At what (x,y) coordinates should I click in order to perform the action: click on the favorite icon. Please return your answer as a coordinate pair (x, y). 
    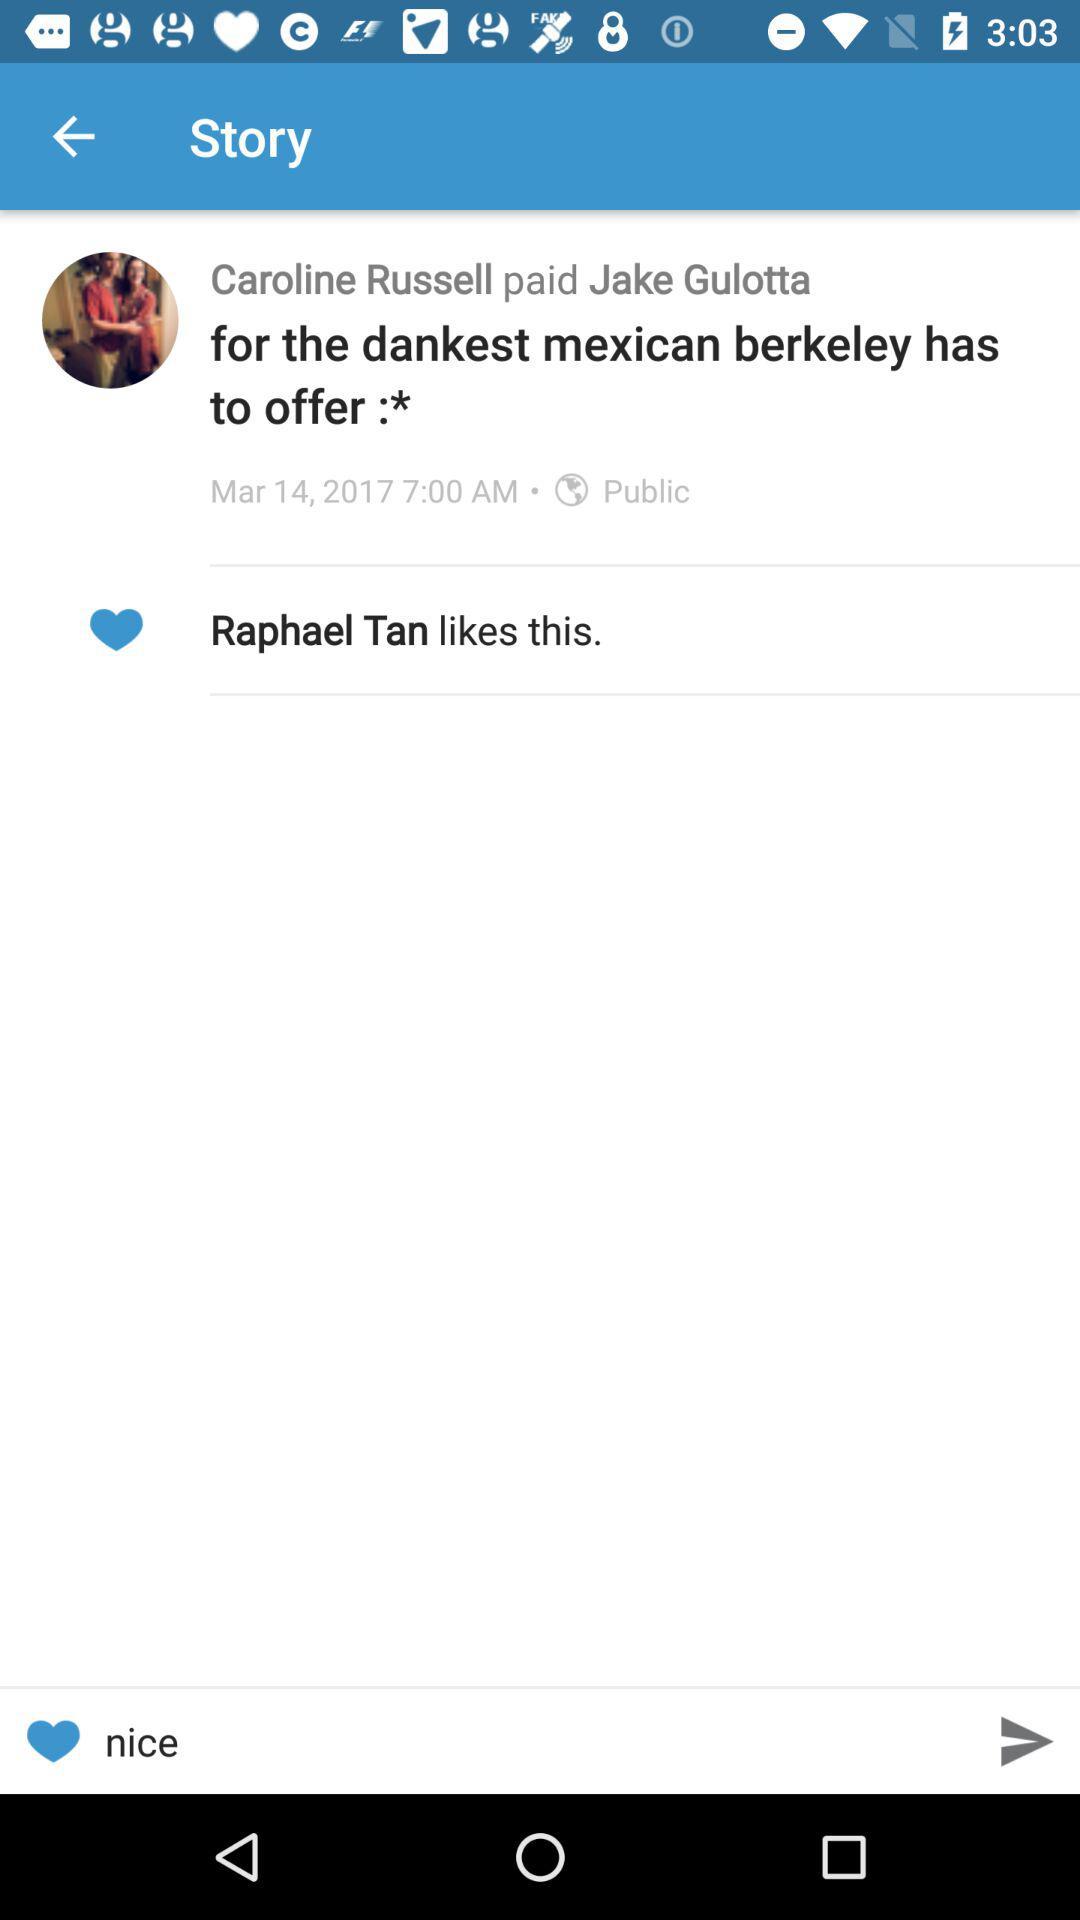
    Looking at the image, I should click on (115, 628).